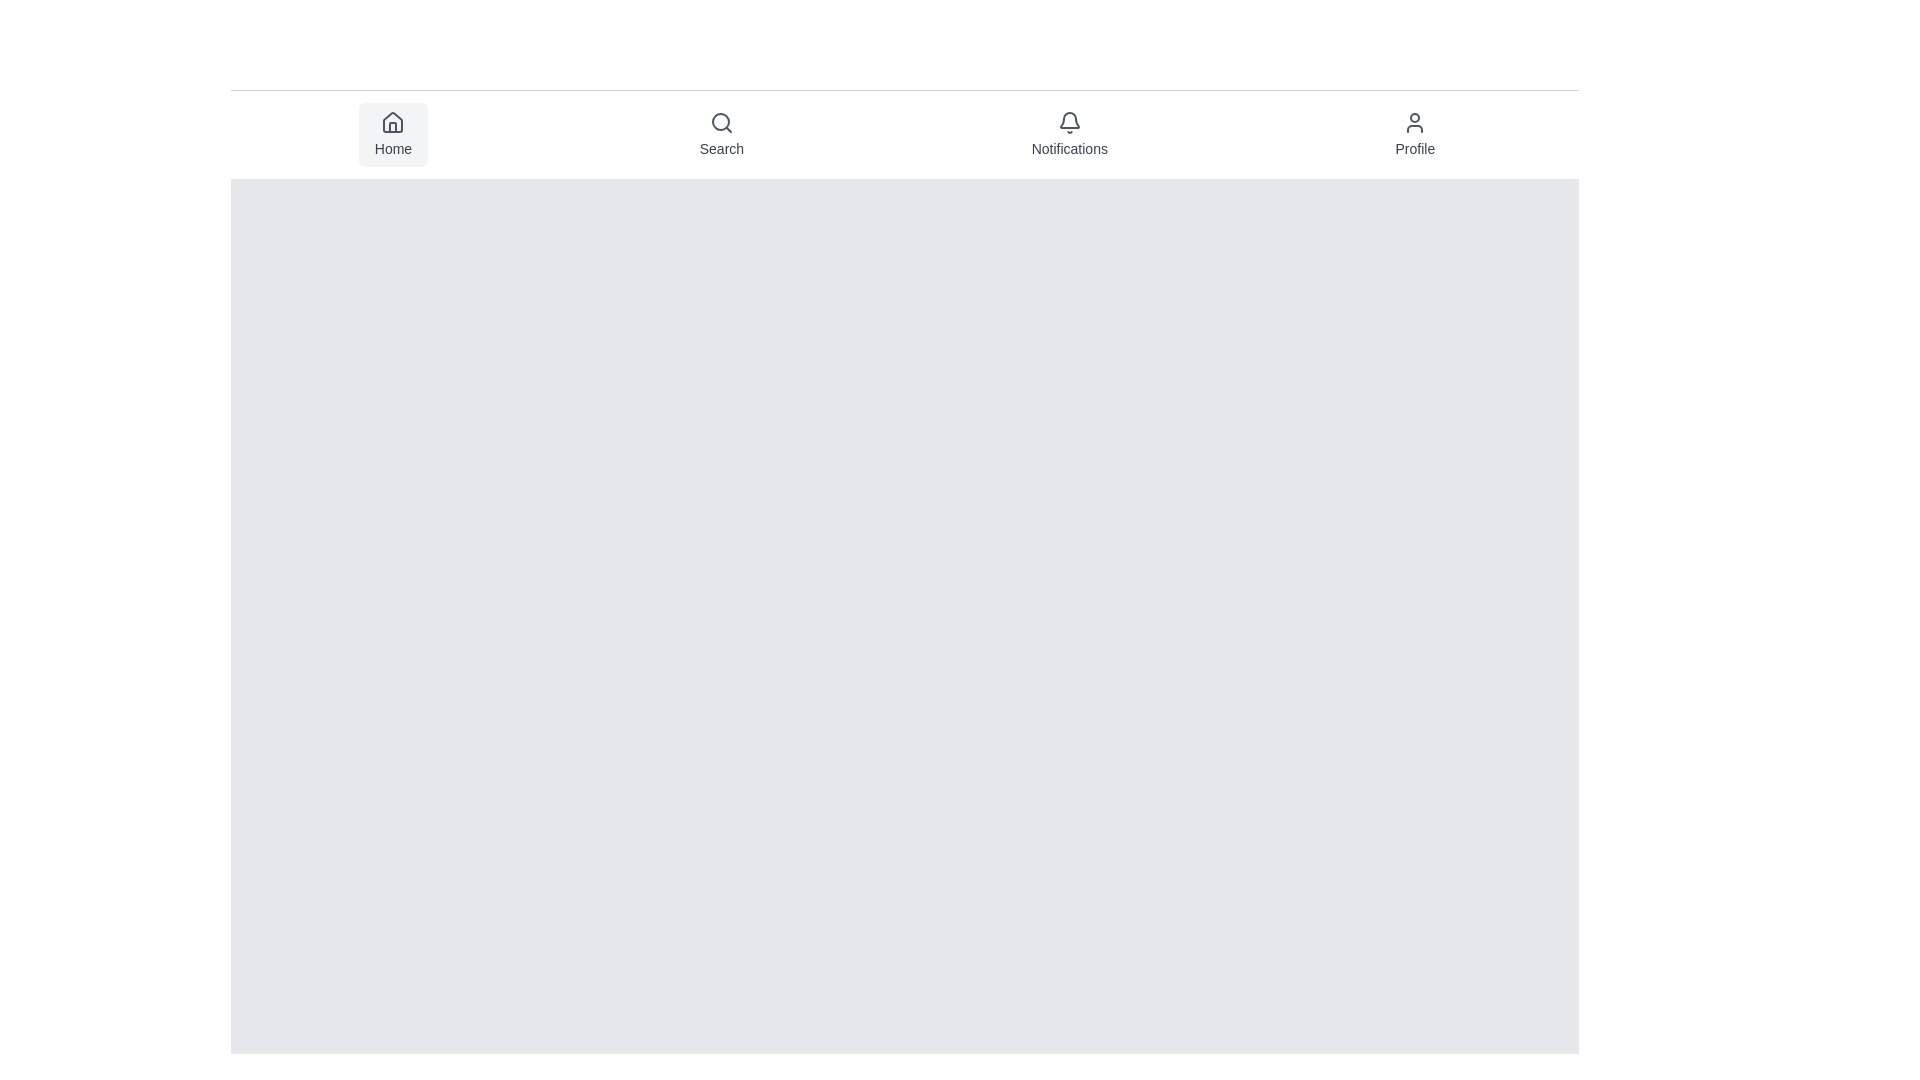 The width and height of the screenshot is (1920, 1080). I want to click on the small gray home icon located above the 'Home' label in the navigation bar, so click(393, 123).